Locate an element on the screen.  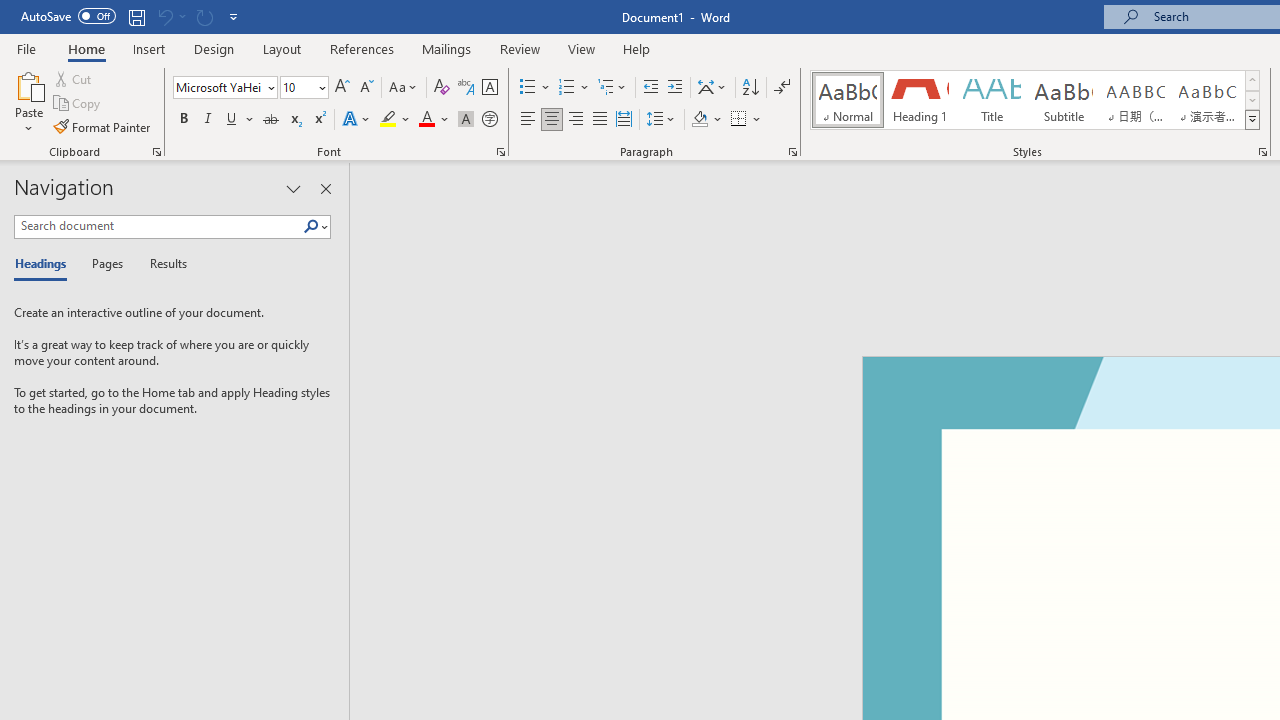
'Sort...' is located at coordinates (749, 86).